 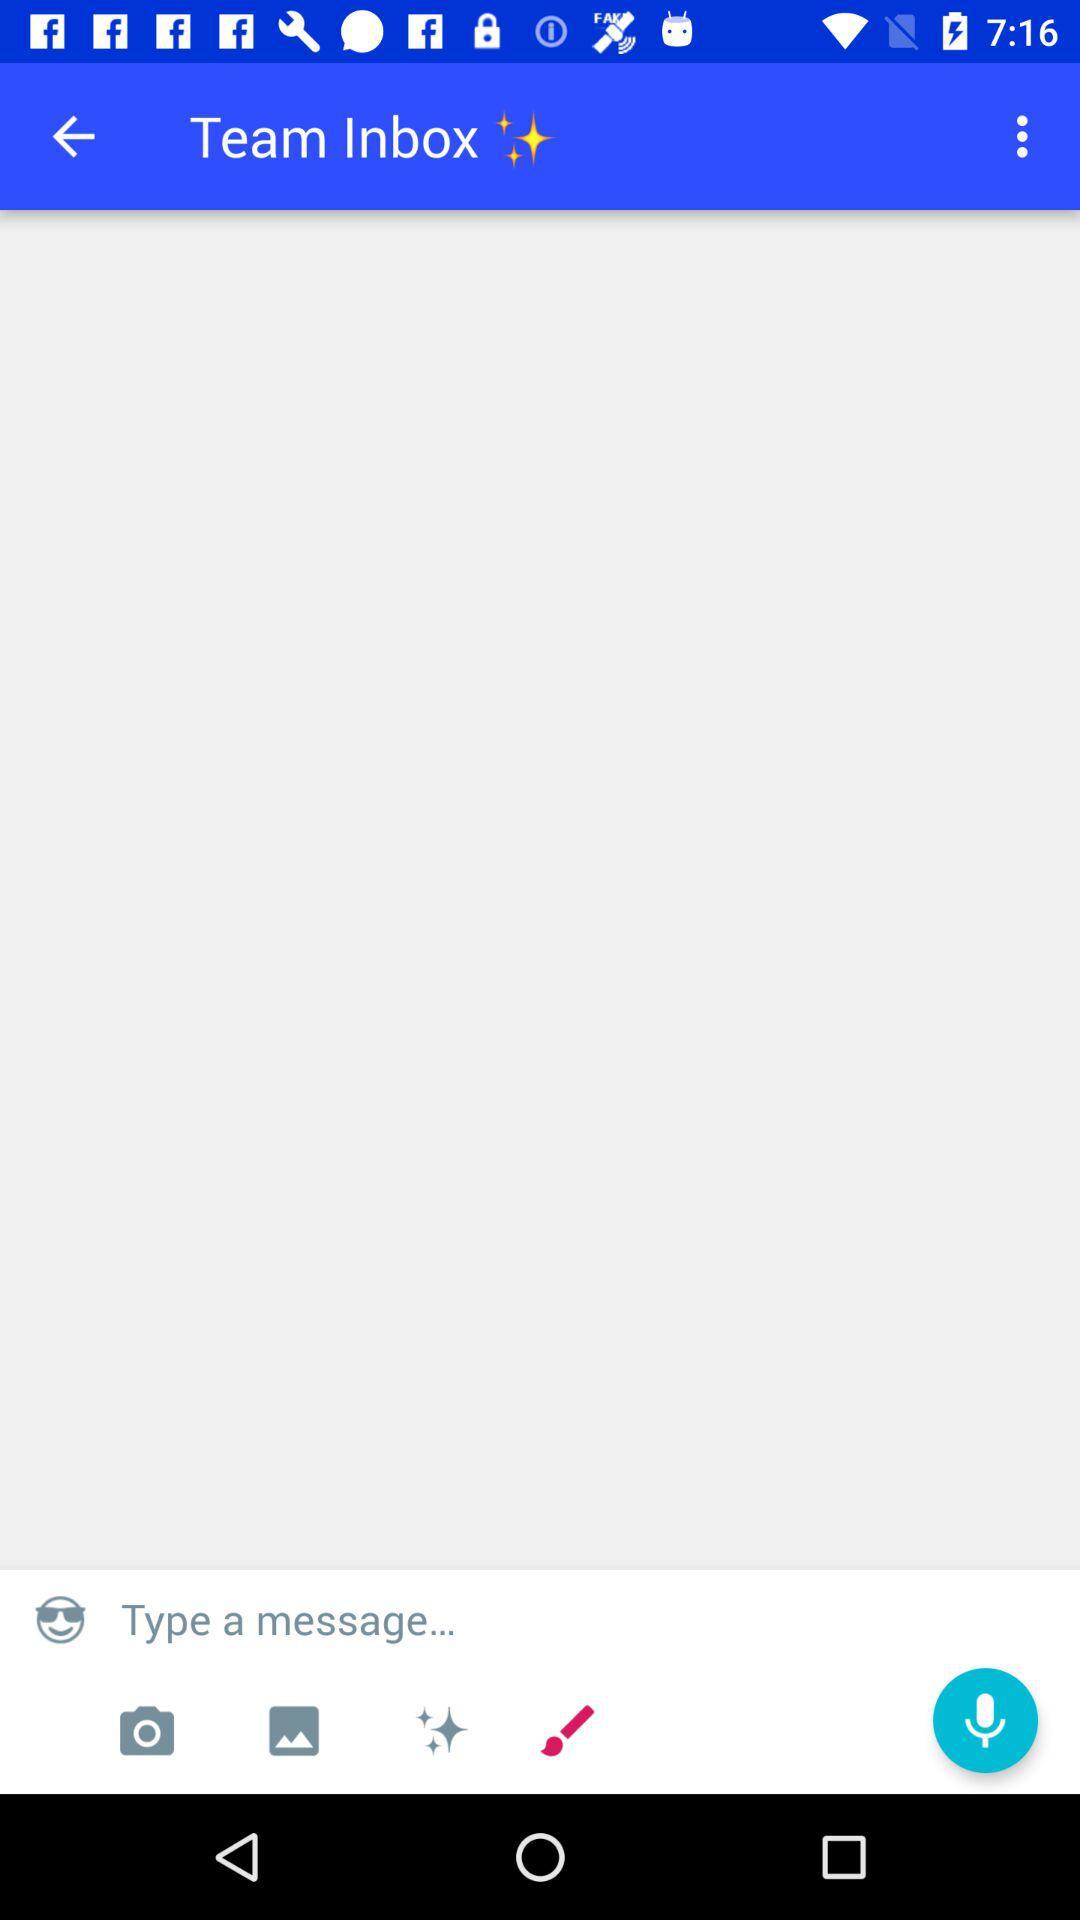 What do you see at coordinates (59, 1618) in the screenshot?
I see `the emoji icon` at bounding box center [59, 1618].